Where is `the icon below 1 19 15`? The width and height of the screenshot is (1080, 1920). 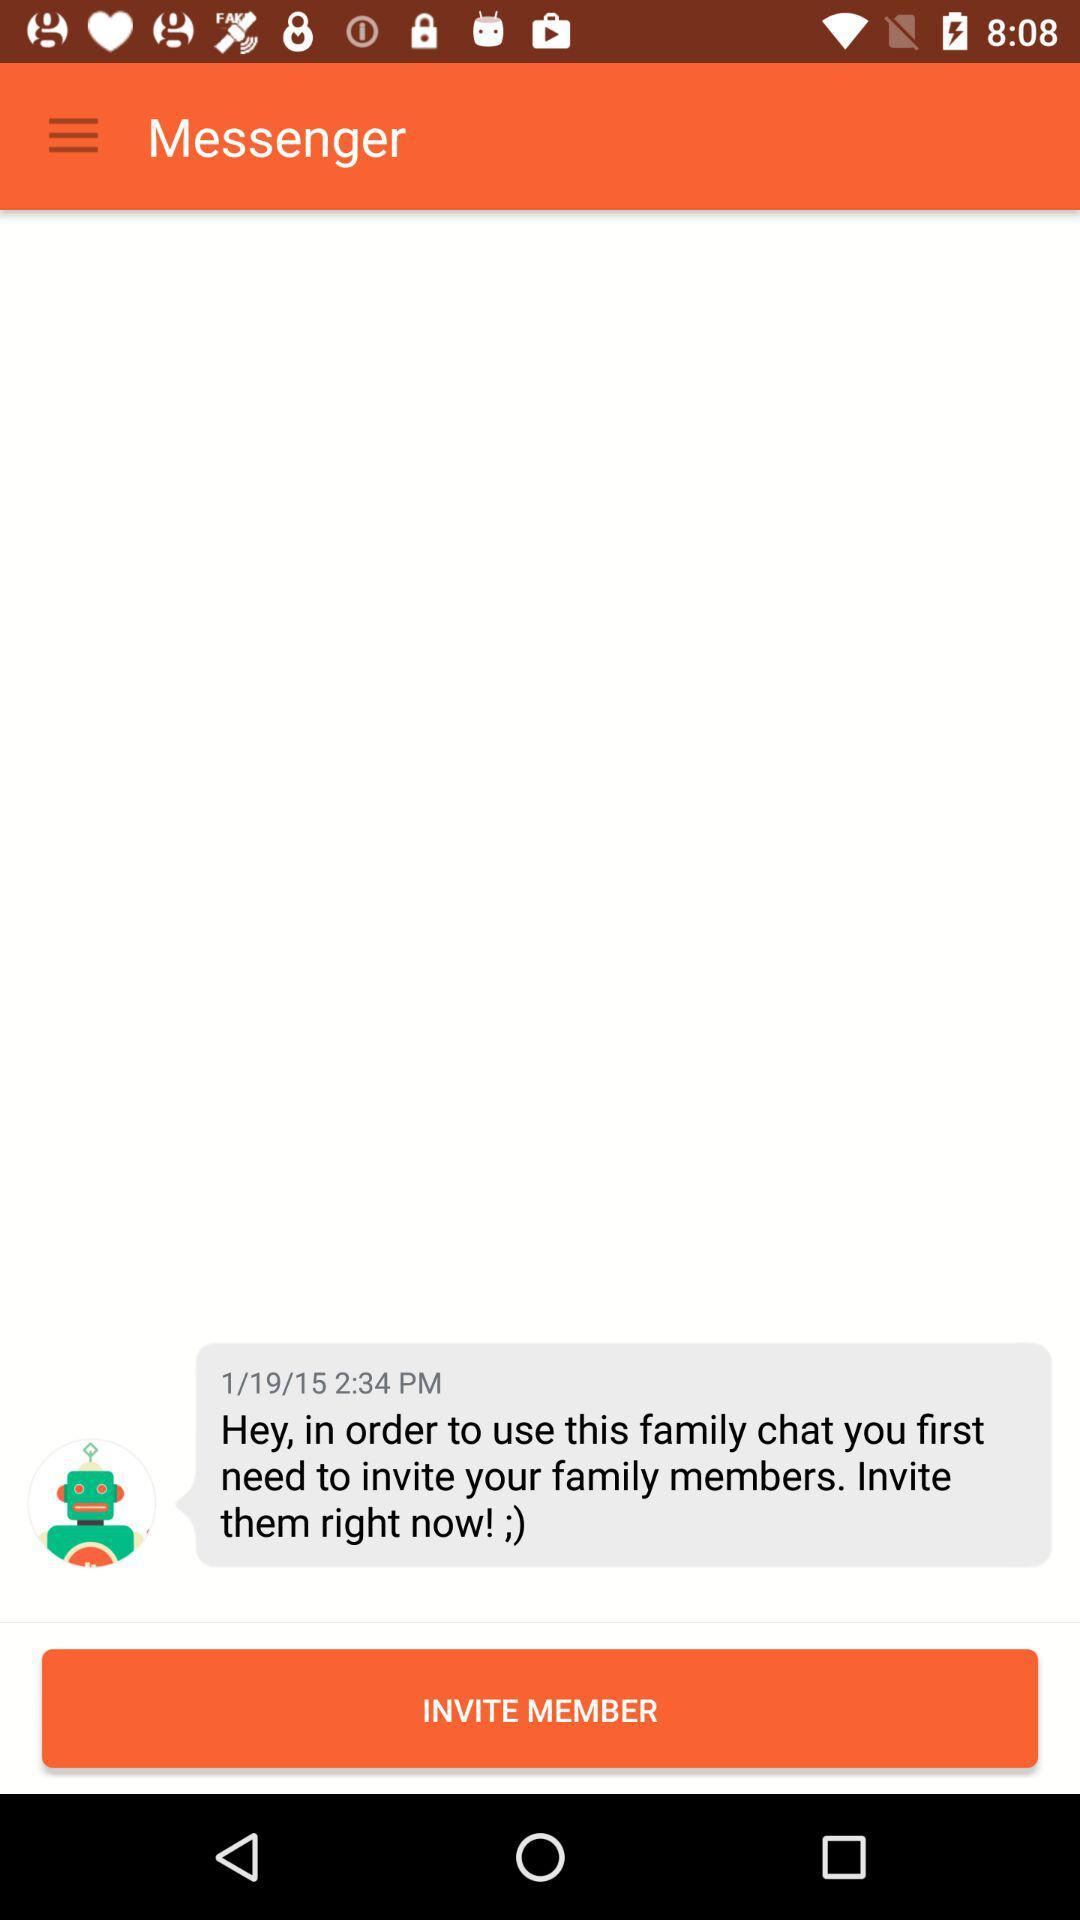
the icon below 1 19 15 is located at coordinates (620, 1474).